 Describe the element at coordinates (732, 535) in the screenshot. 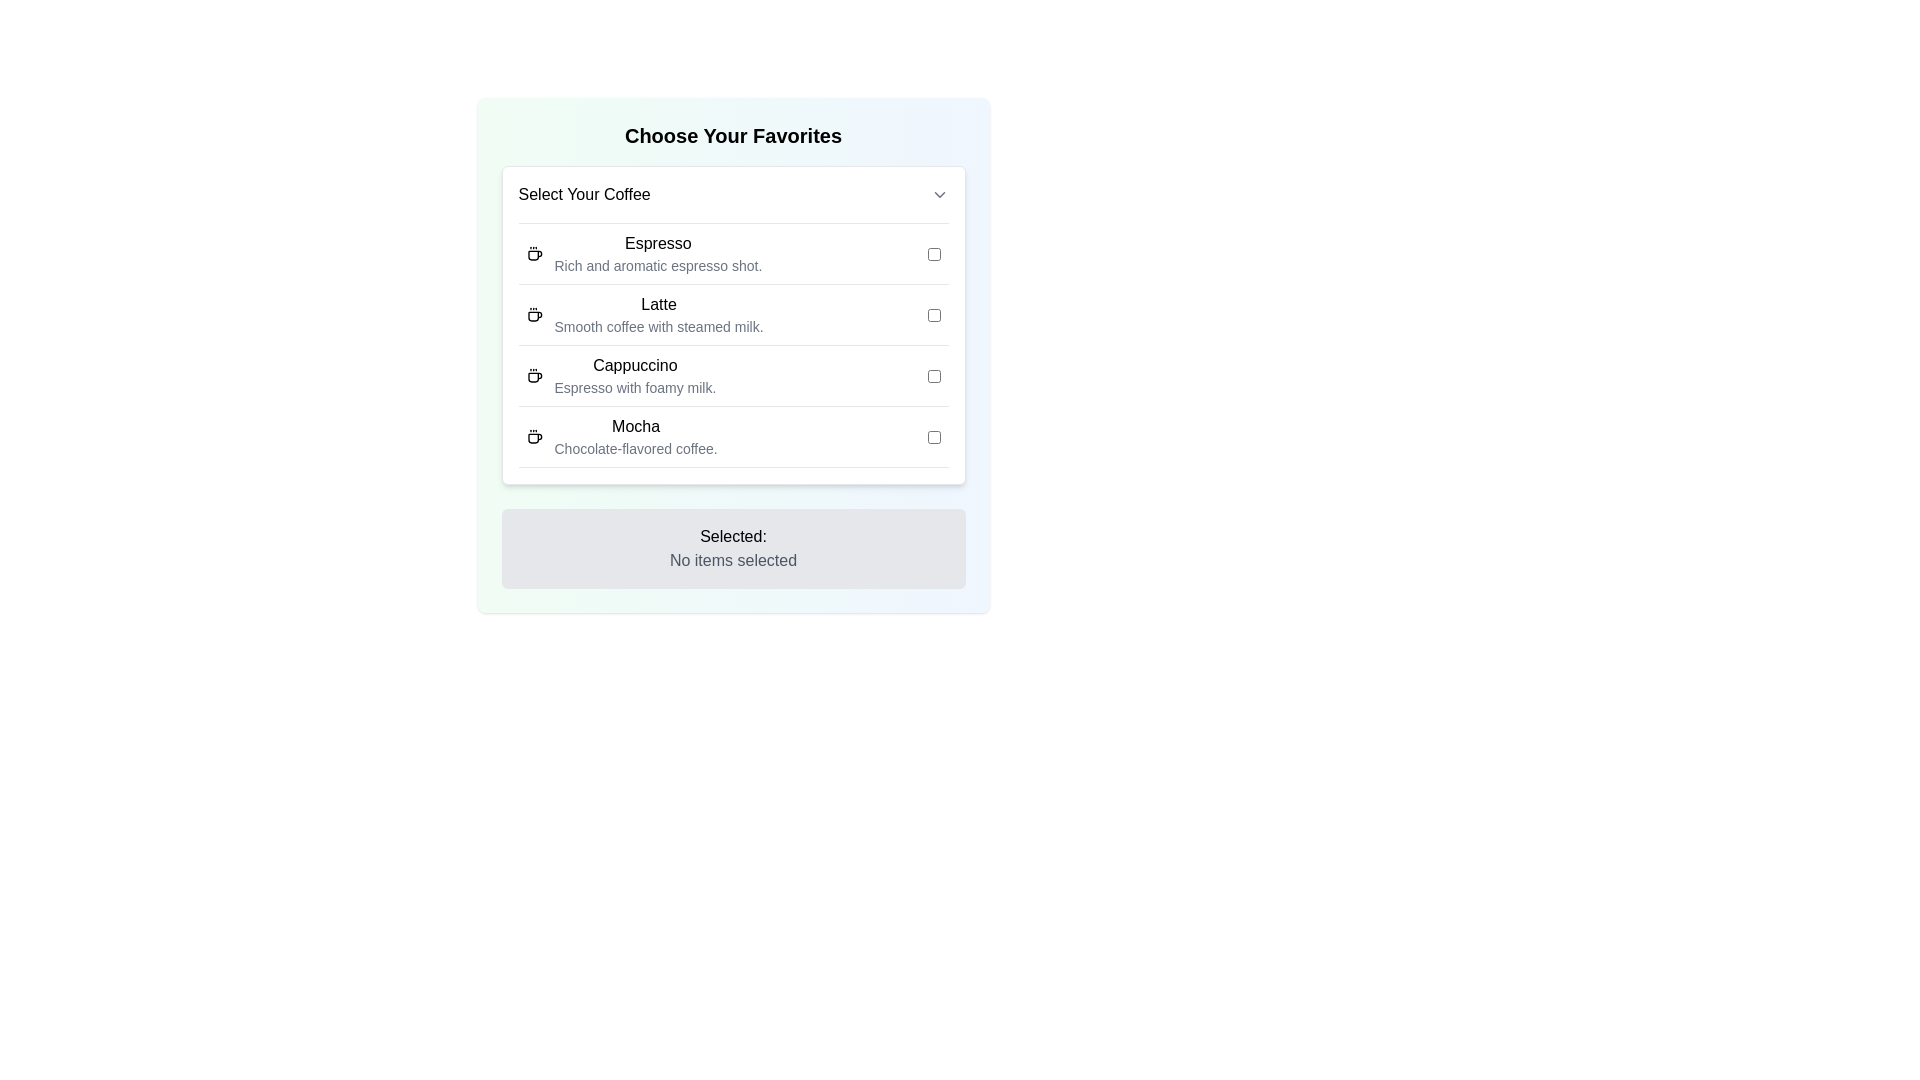

I see `the label positioned just above the text 'No items selected', which serves as a category indicator for the displayed data` at that location.